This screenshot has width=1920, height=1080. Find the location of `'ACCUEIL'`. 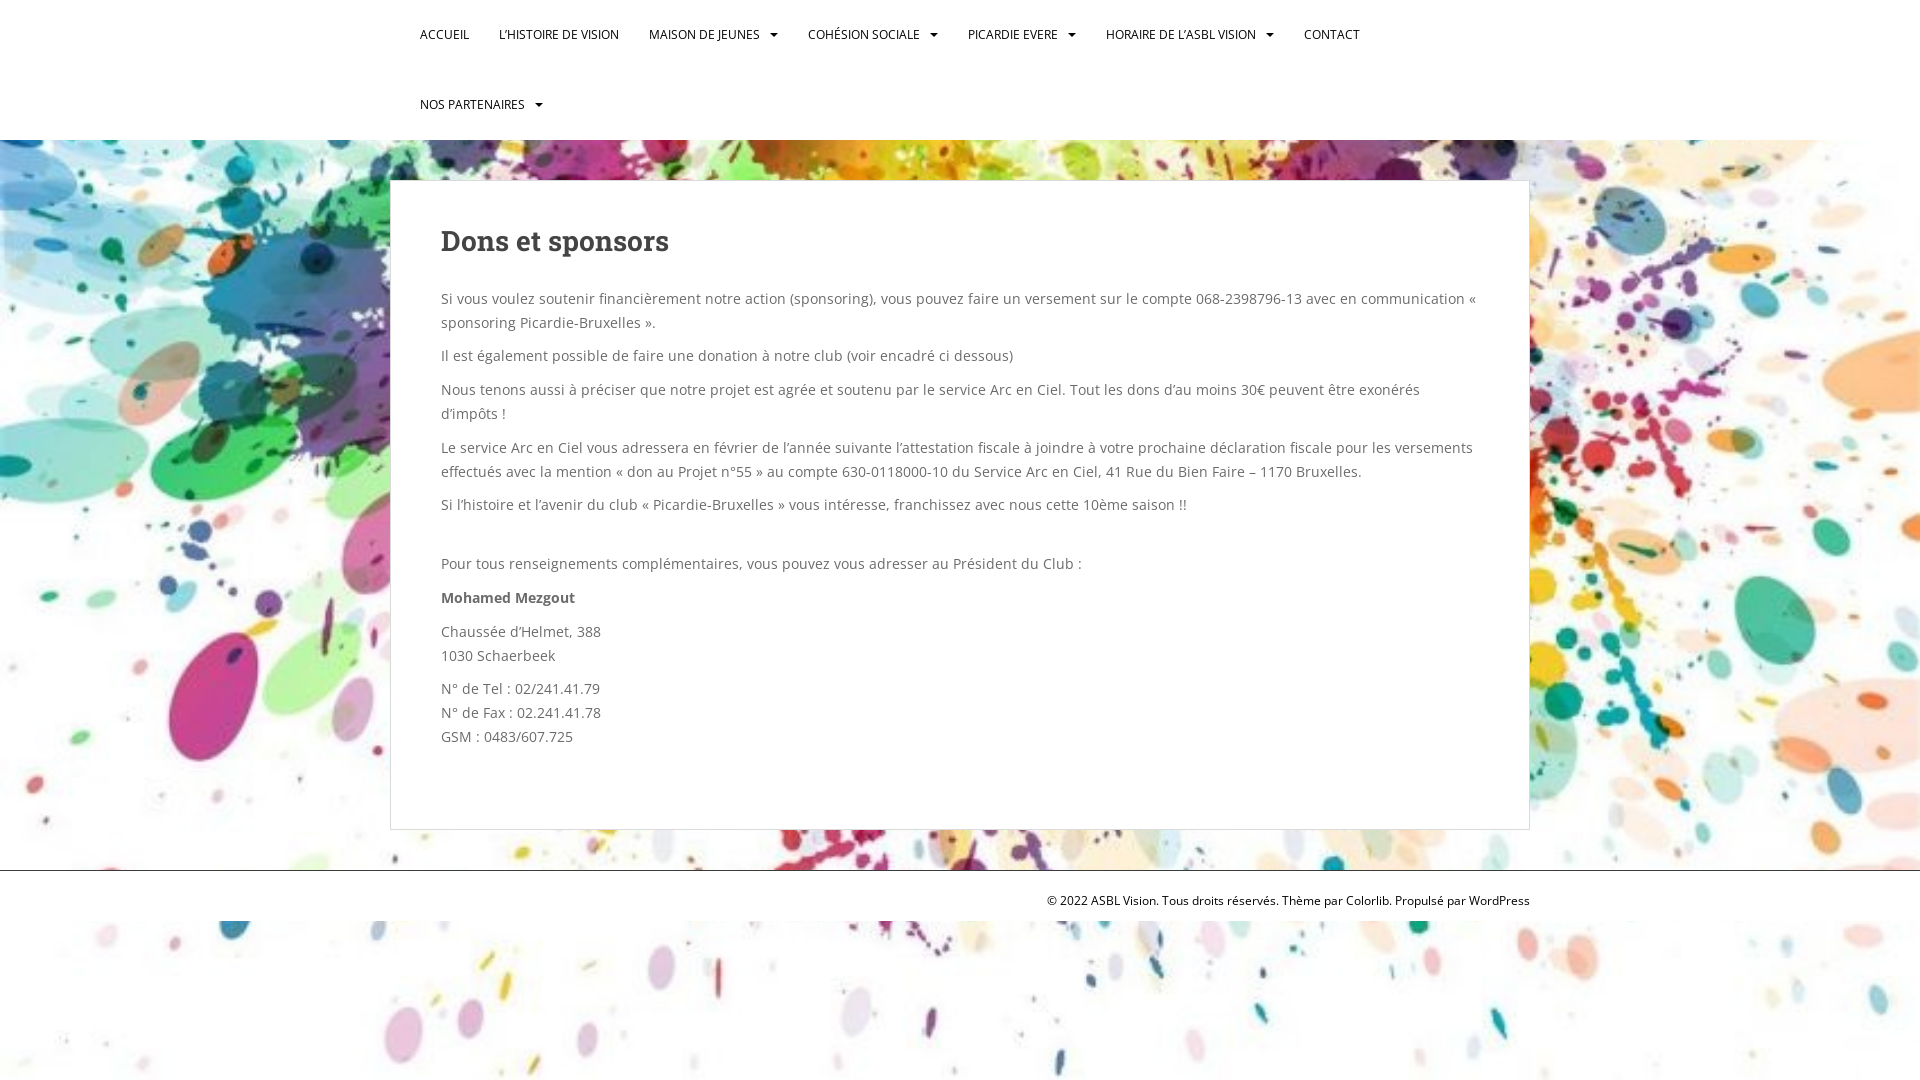

'ACCUEIL' is located at coordinates (443, 34).